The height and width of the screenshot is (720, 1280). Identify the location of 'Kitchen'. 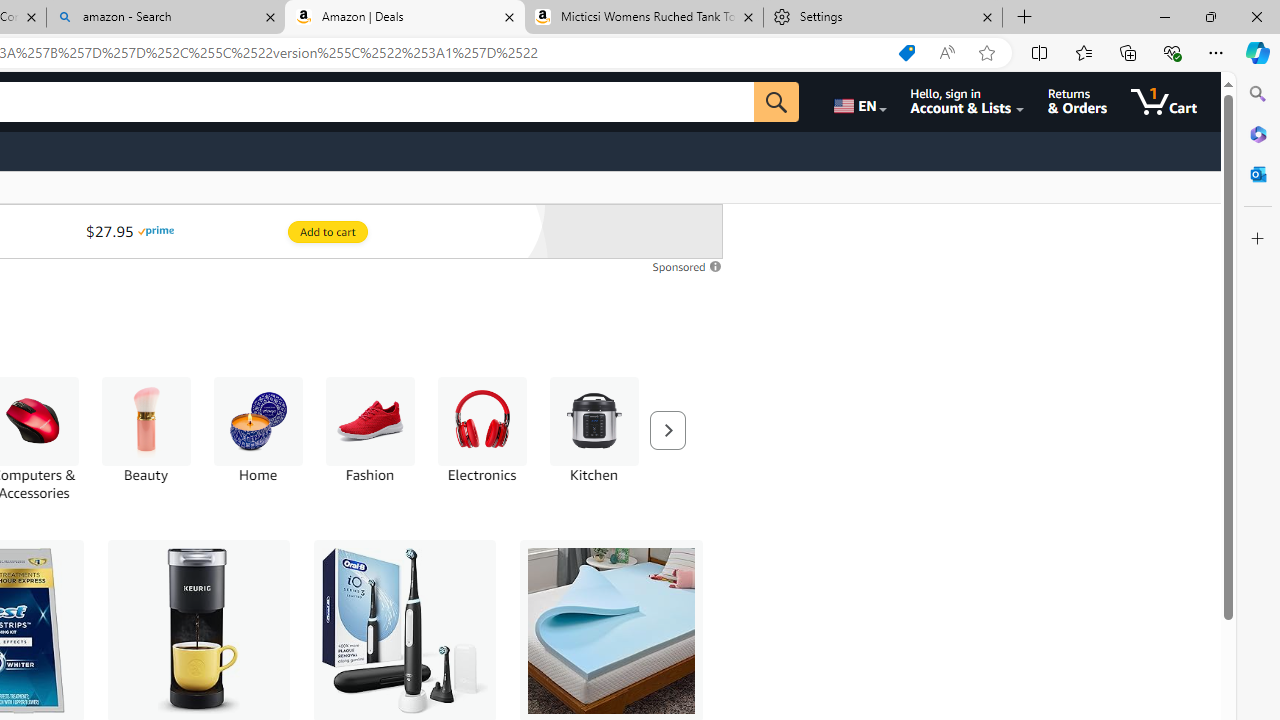
(592, 438).